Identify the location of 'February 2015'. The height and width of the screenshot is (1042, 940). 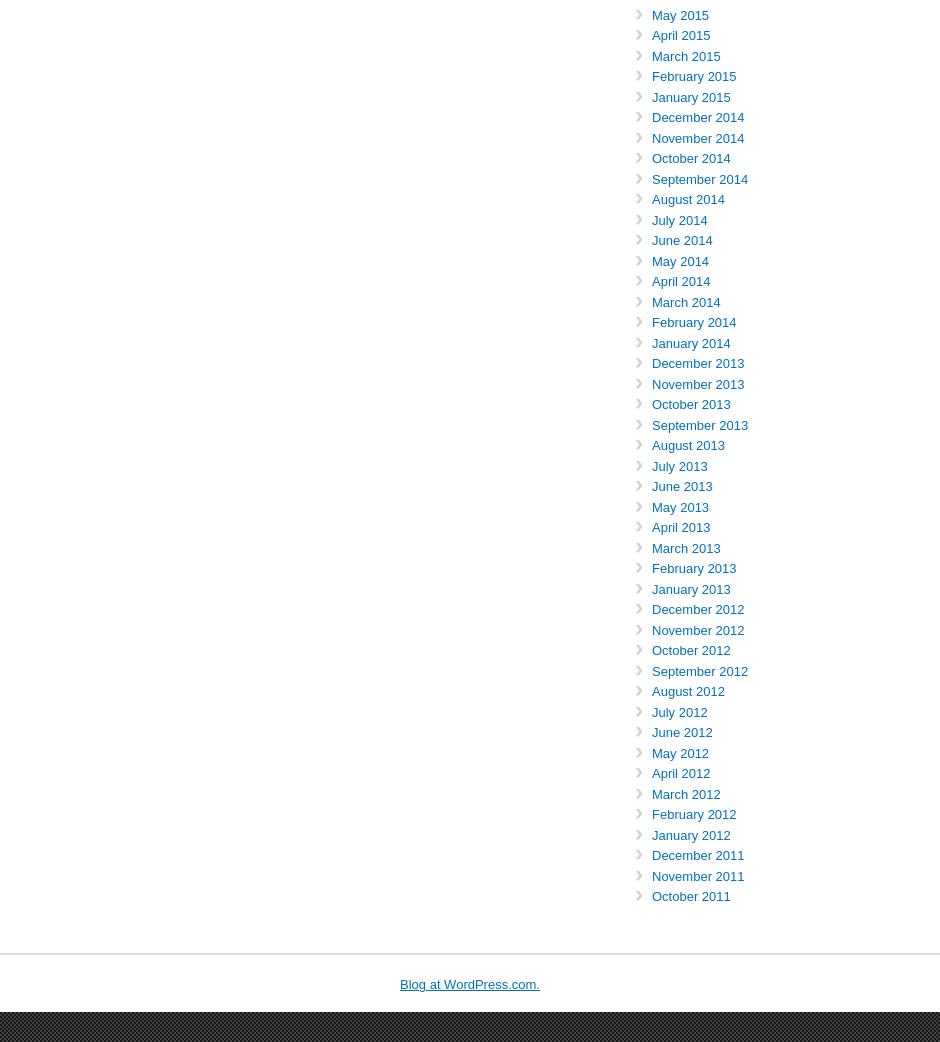
(693, 75).